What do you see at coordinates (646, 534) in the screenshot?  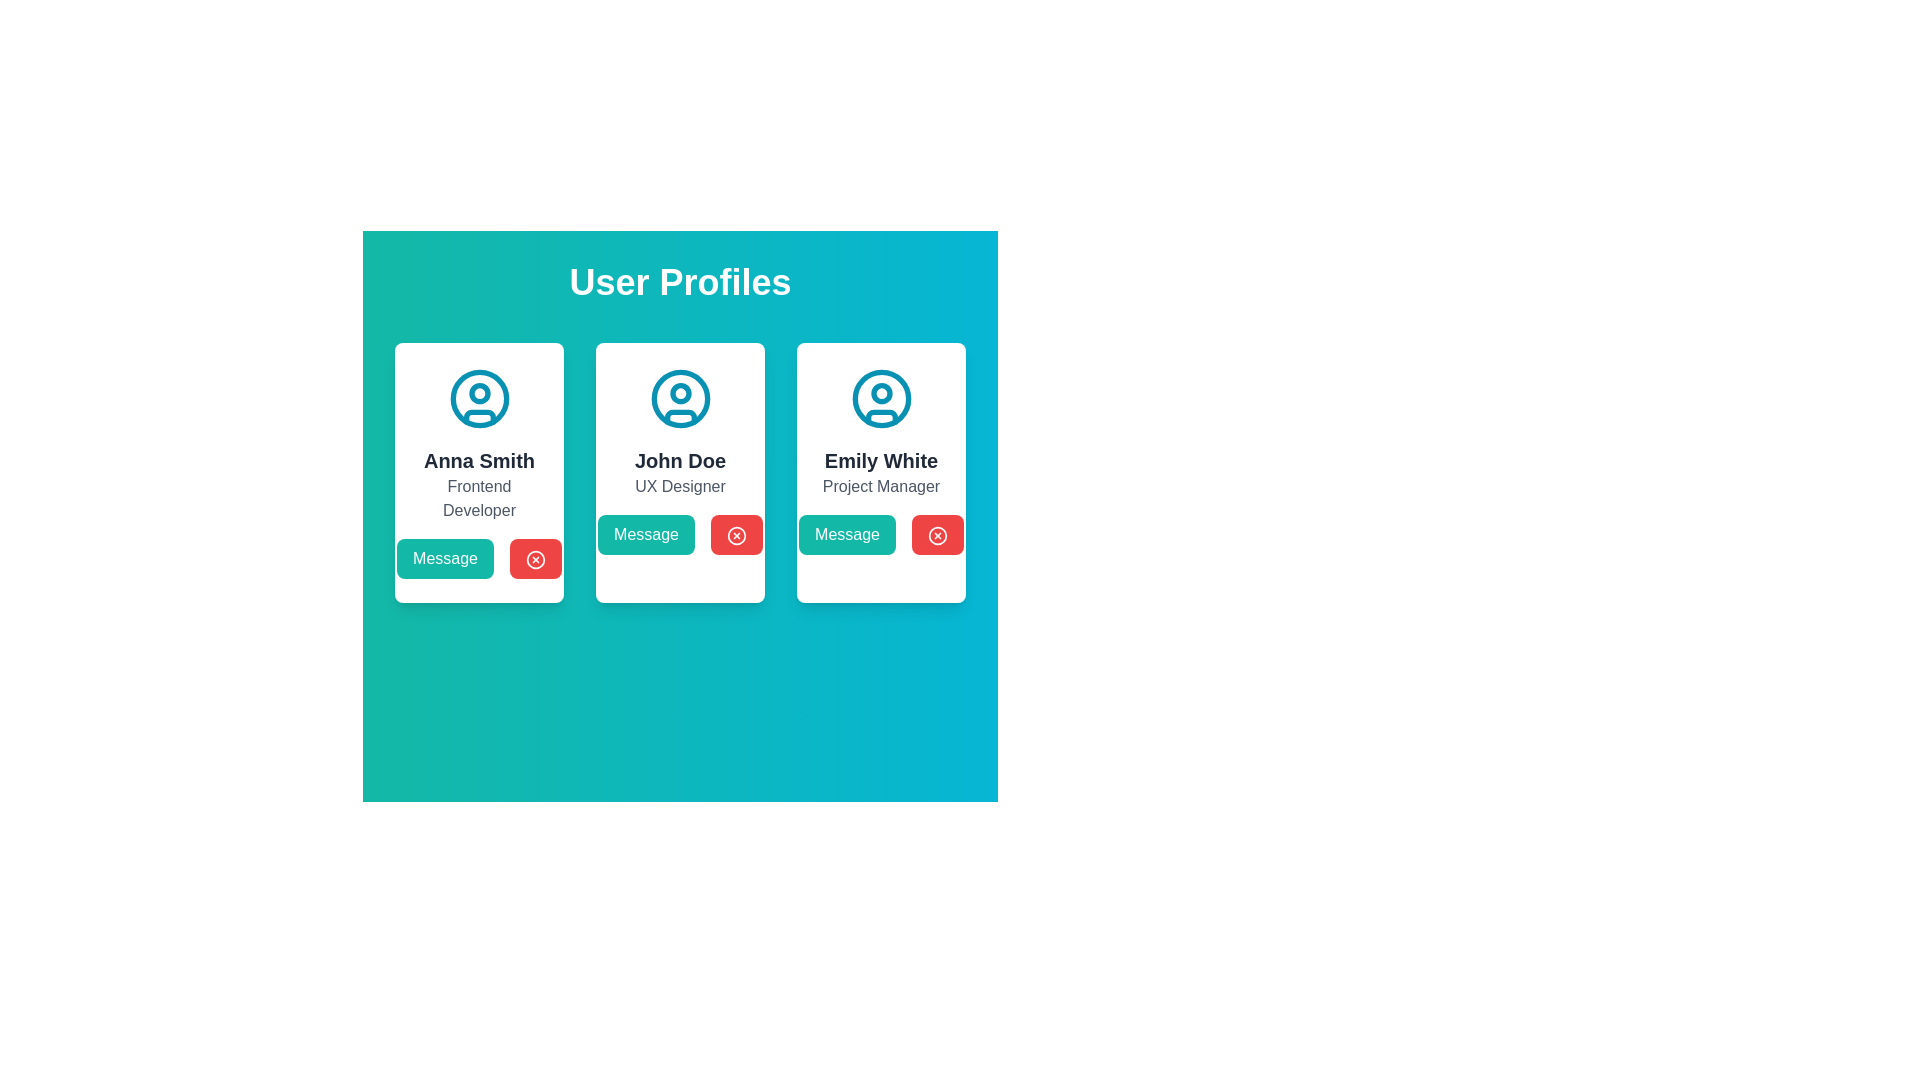 I see `the light teal 'Message' button with white text located within John Doe's profile card` at bounding box center [646, 534].